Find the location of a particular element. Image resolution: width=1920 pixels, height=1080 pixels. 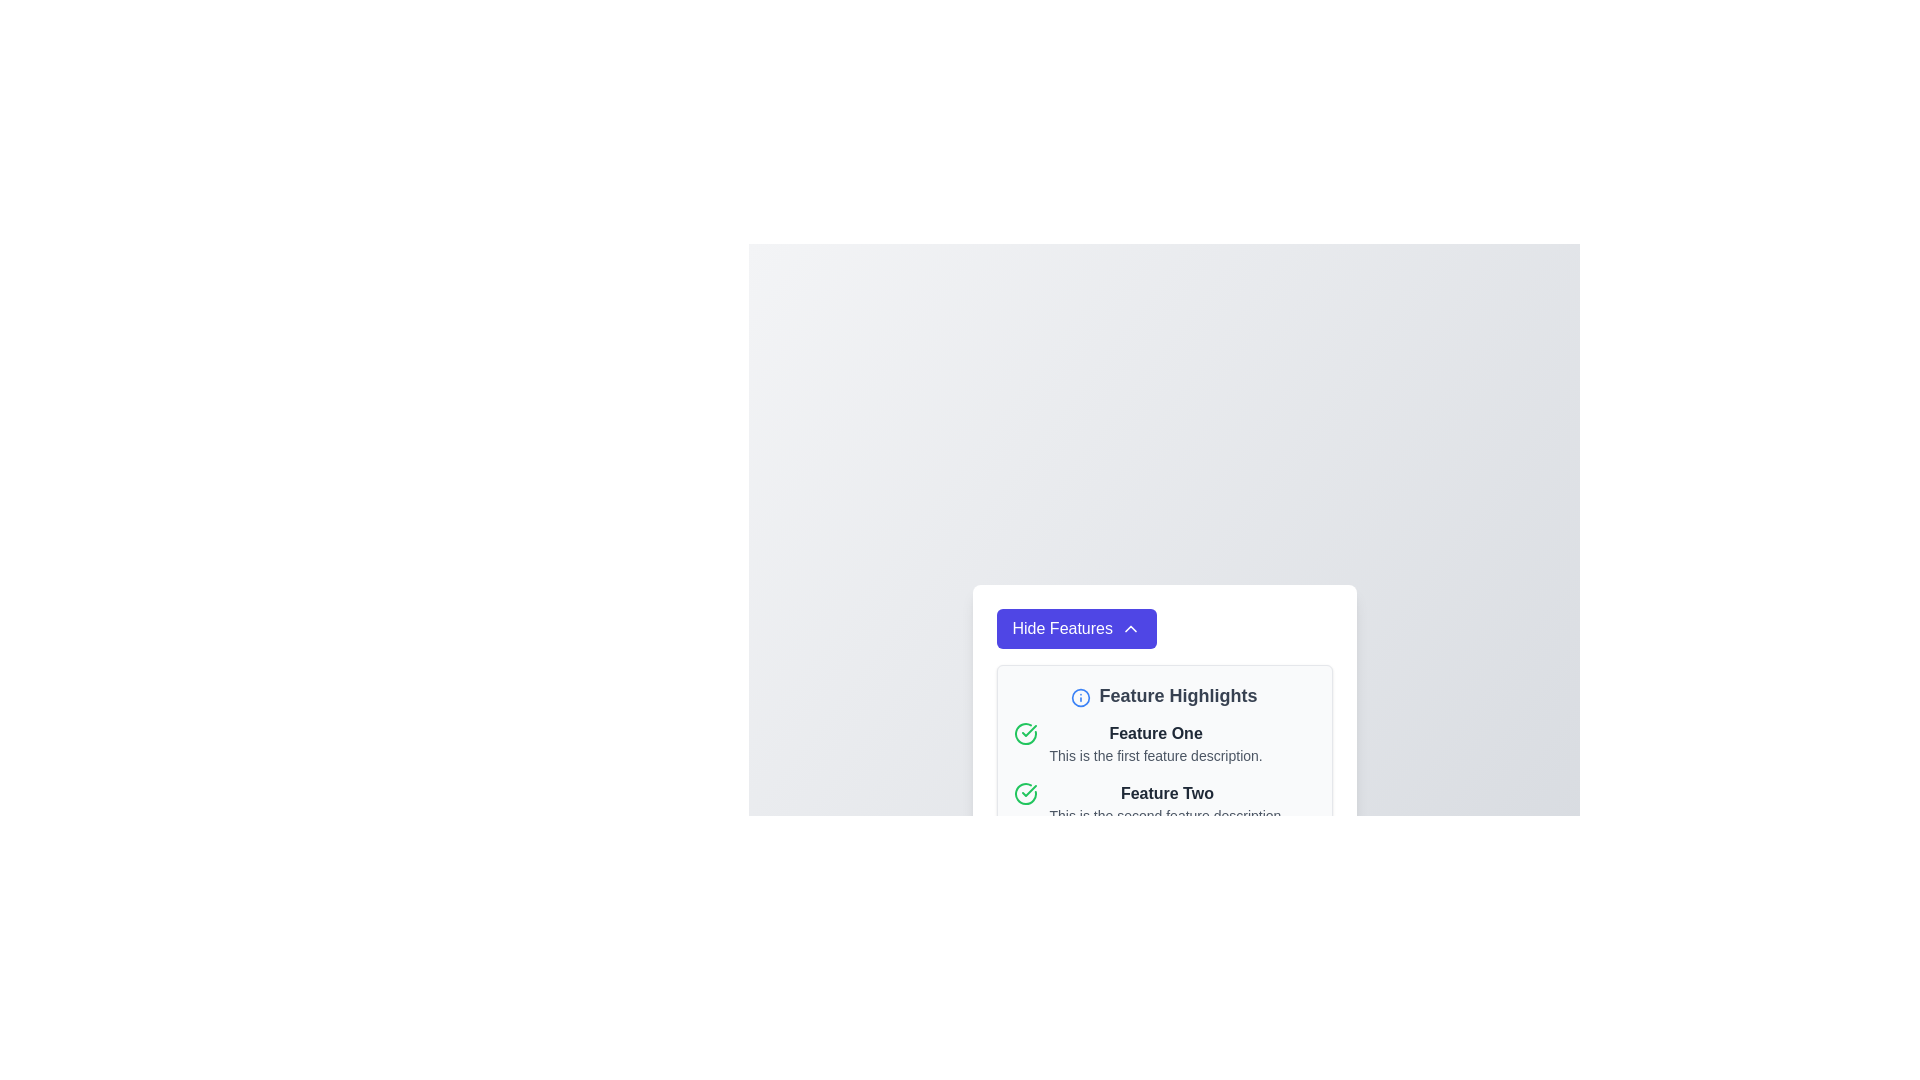

text of the element labeled 'Feature One' which includes the heading and its description located in the 'Feature Highlights' section is located at coordinates (1156, 744).